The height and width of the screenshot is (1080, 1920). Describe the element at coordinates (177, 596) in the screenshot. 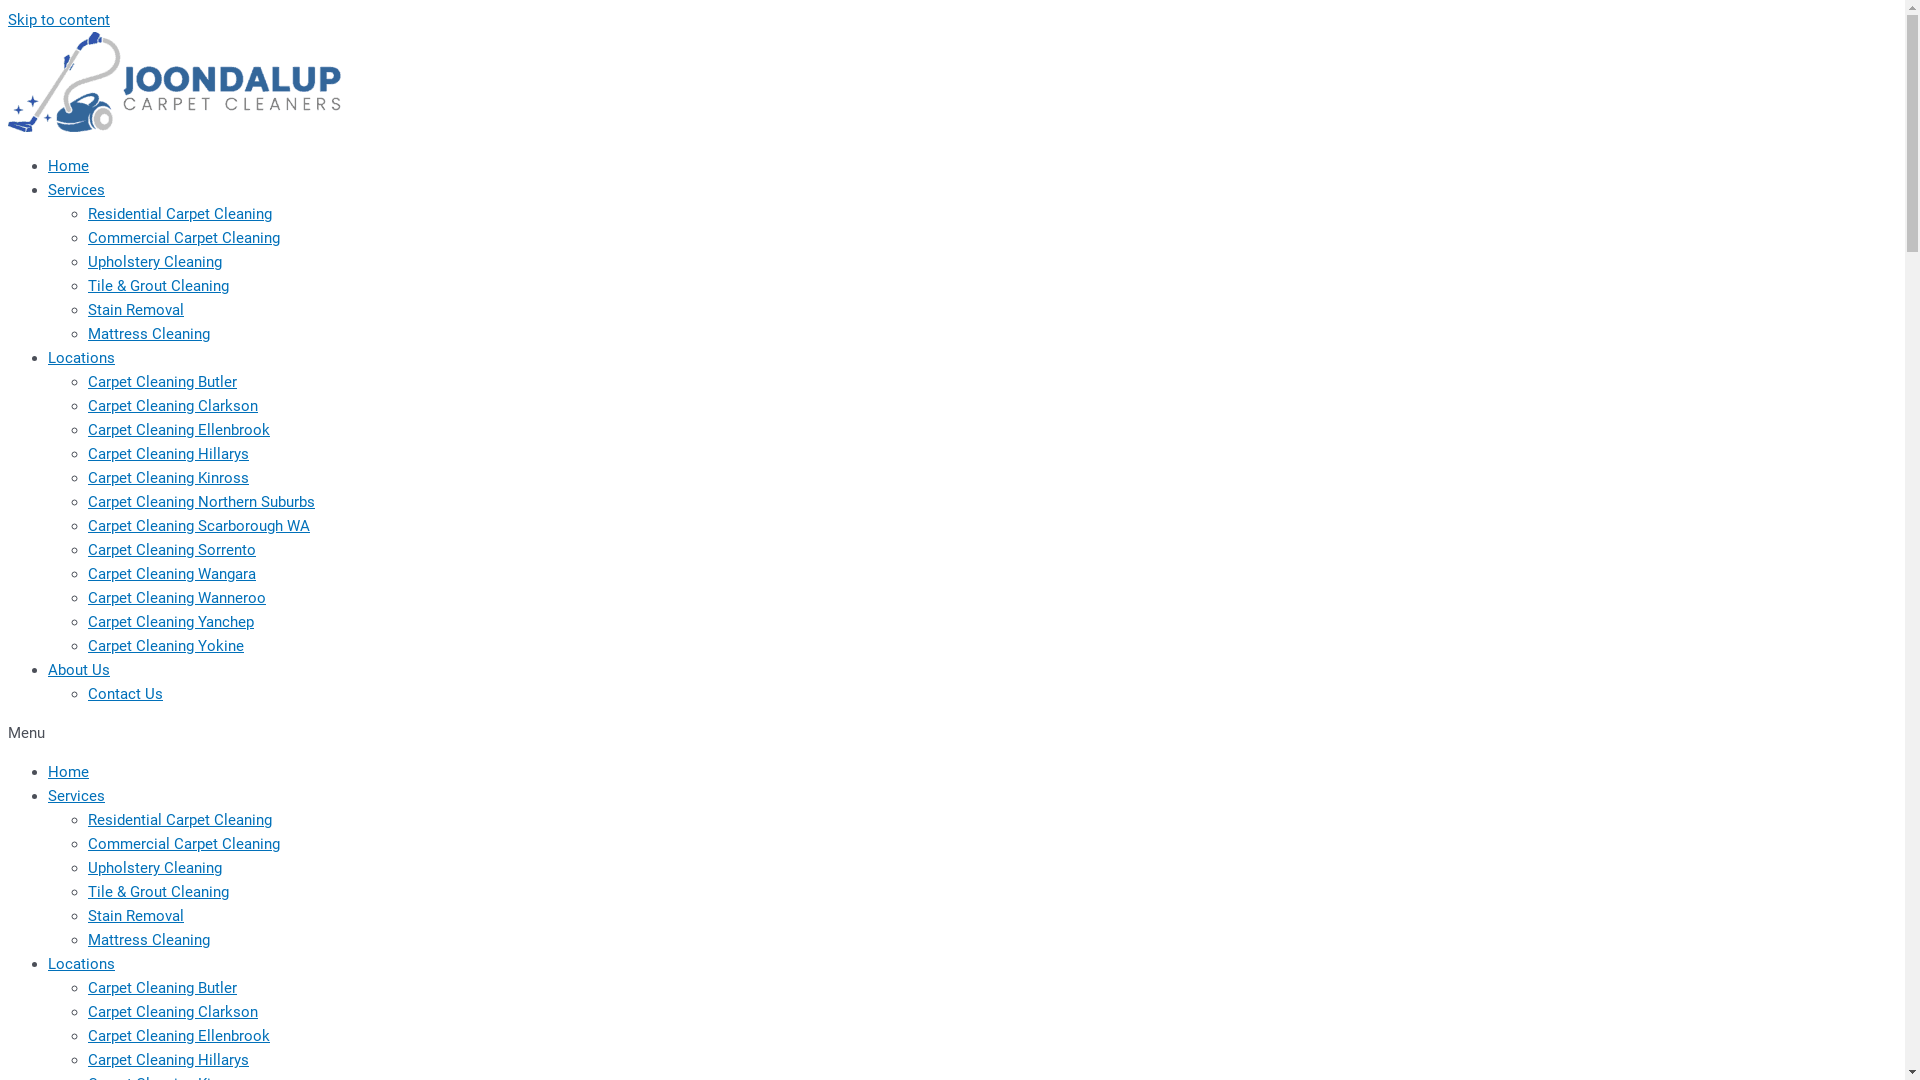

I see `'Carpet Cleaning Wanneroo'` at that location.